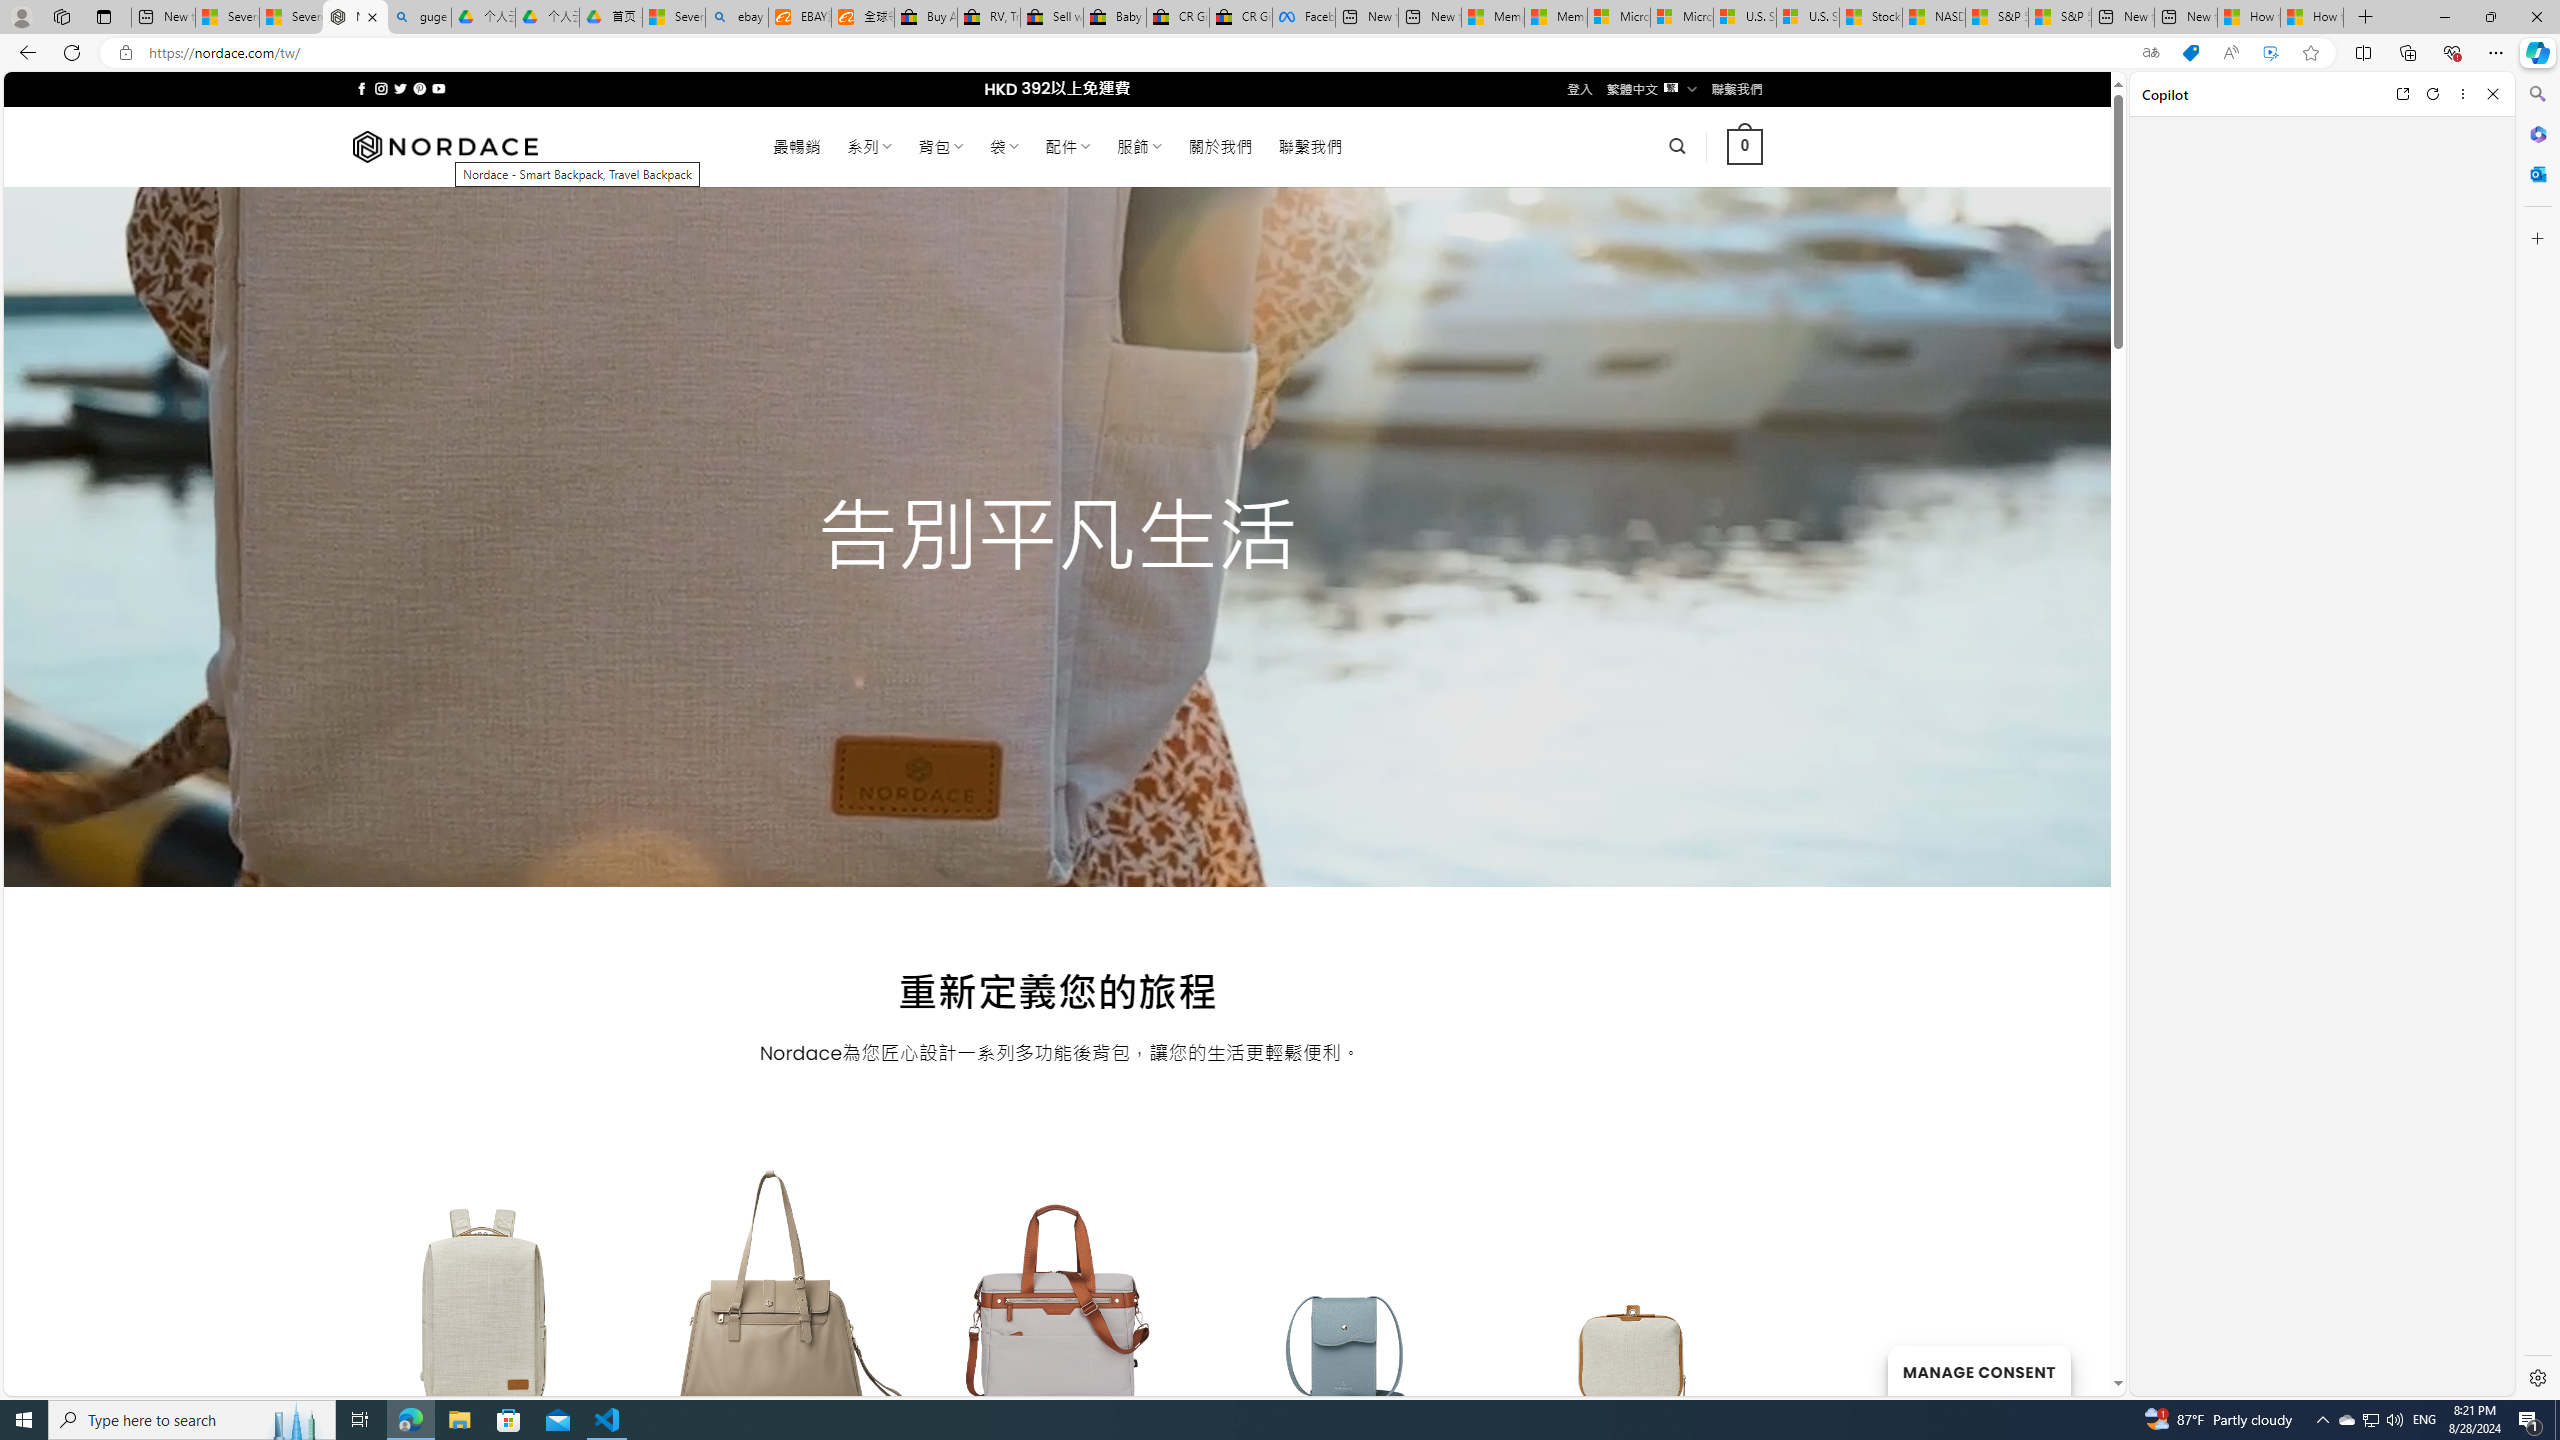 The height and width of the screenshot is (1440, 2560). Describe the element at coordinates (419, 16) in the screenshot. I see `'guge yunpan - Search'` at that location.